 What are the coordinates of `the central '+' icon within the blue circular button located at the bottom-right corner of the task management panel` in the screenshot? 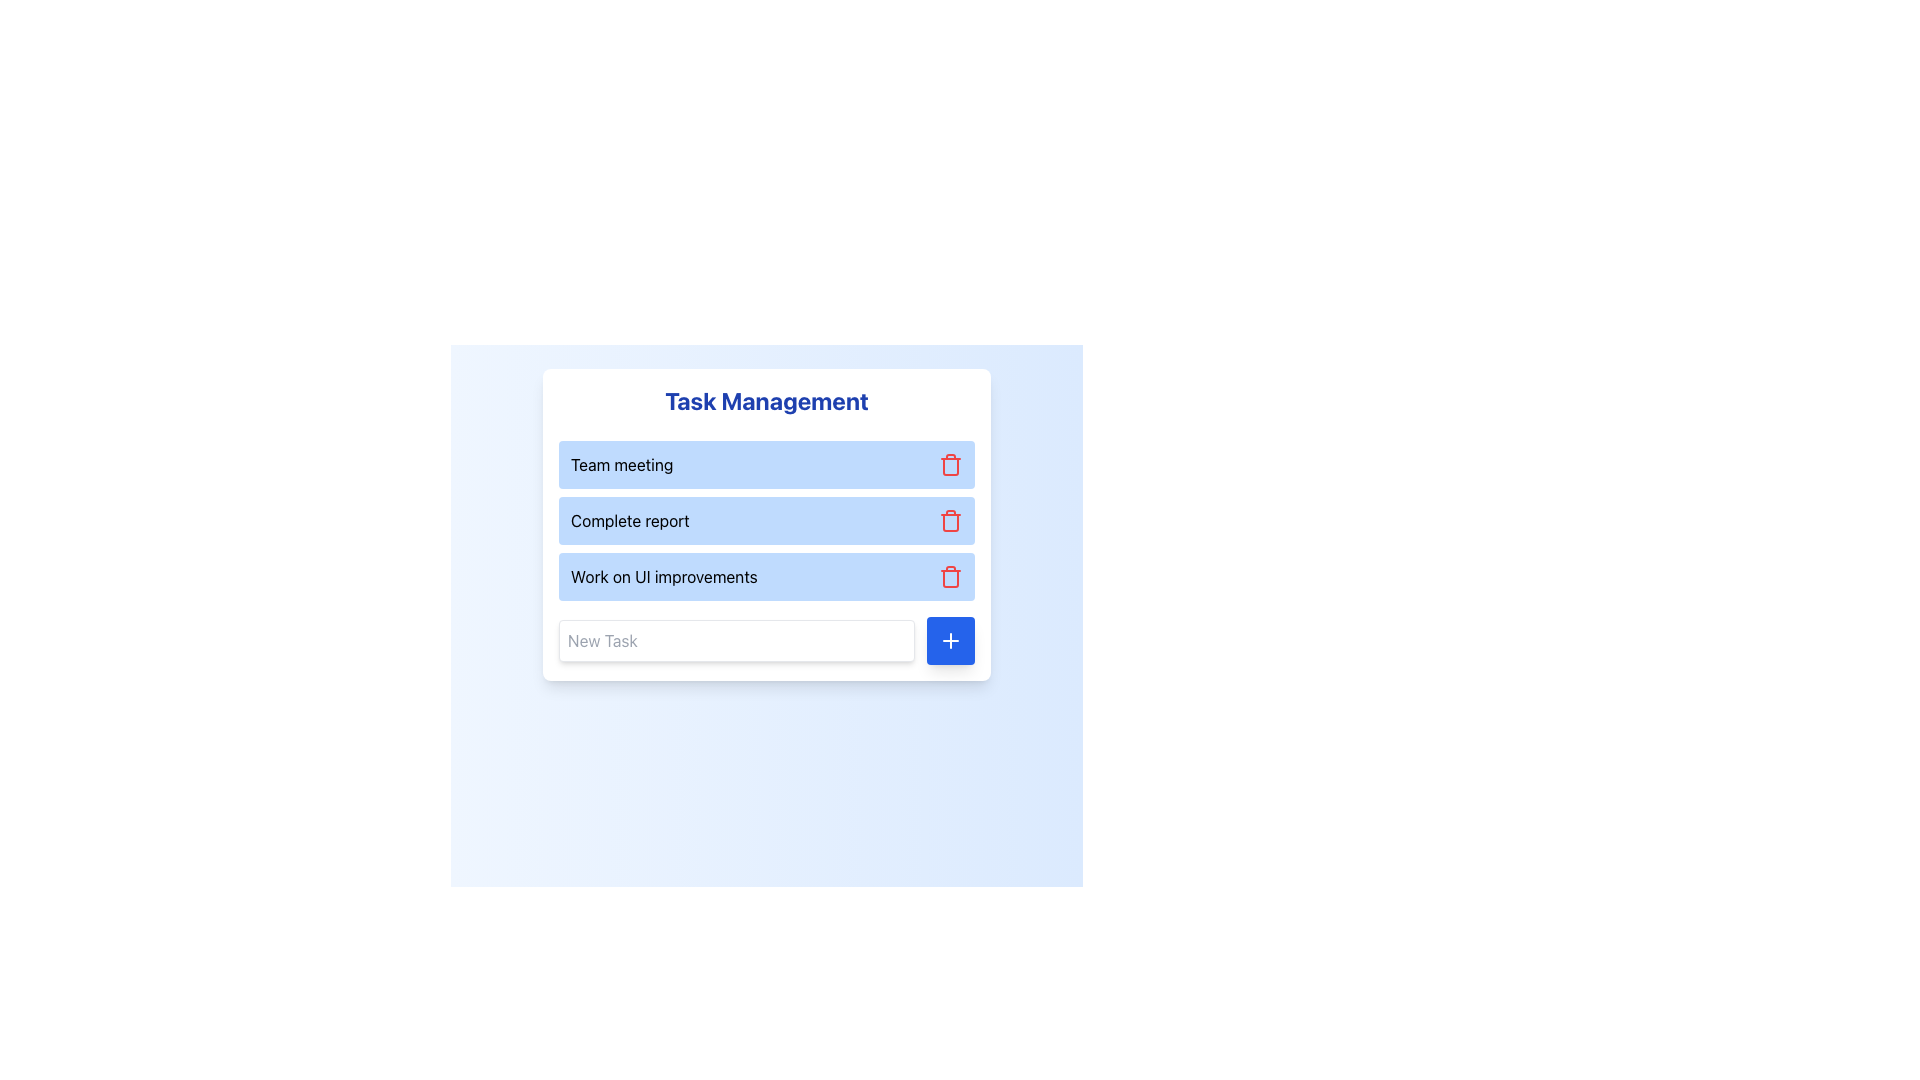 It's located at (949, 640).